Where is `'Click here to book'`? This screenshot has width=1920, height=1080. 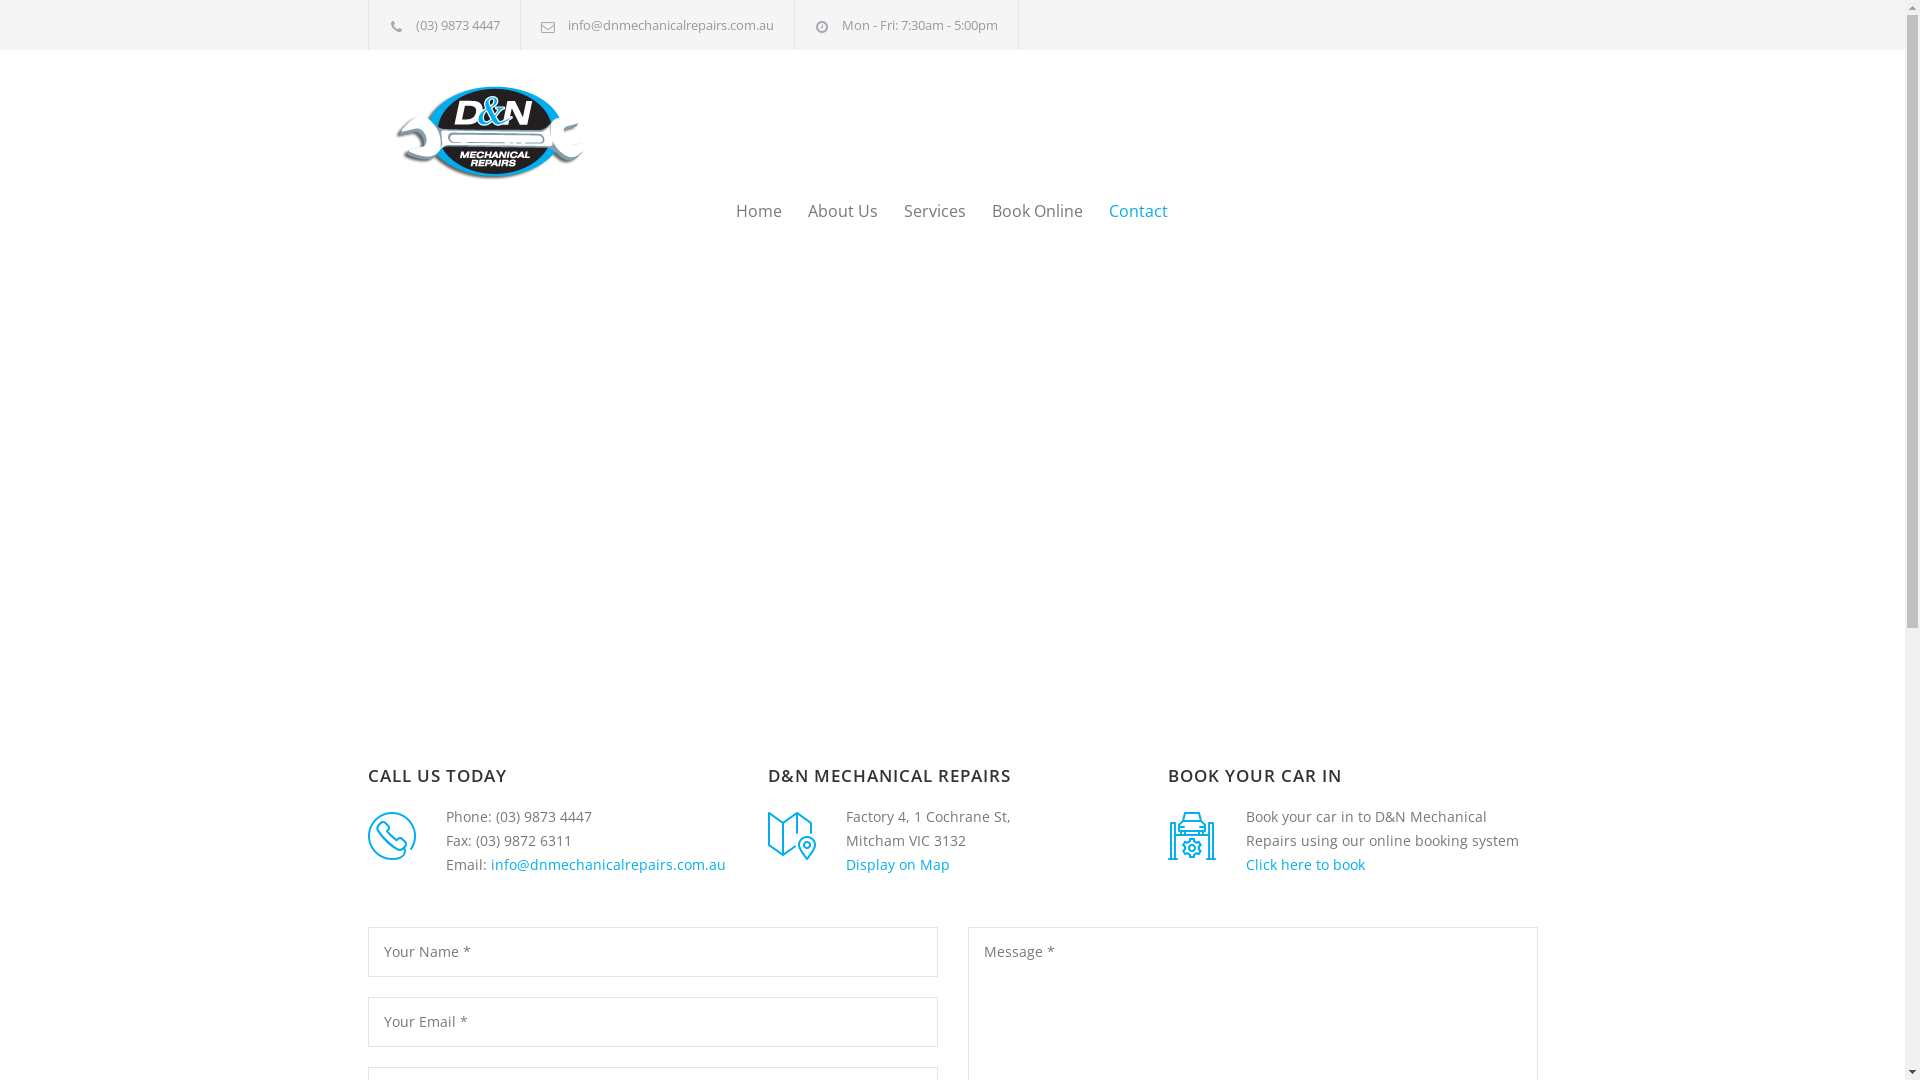
'Click here to book' is located at coordinates (1245, 863).